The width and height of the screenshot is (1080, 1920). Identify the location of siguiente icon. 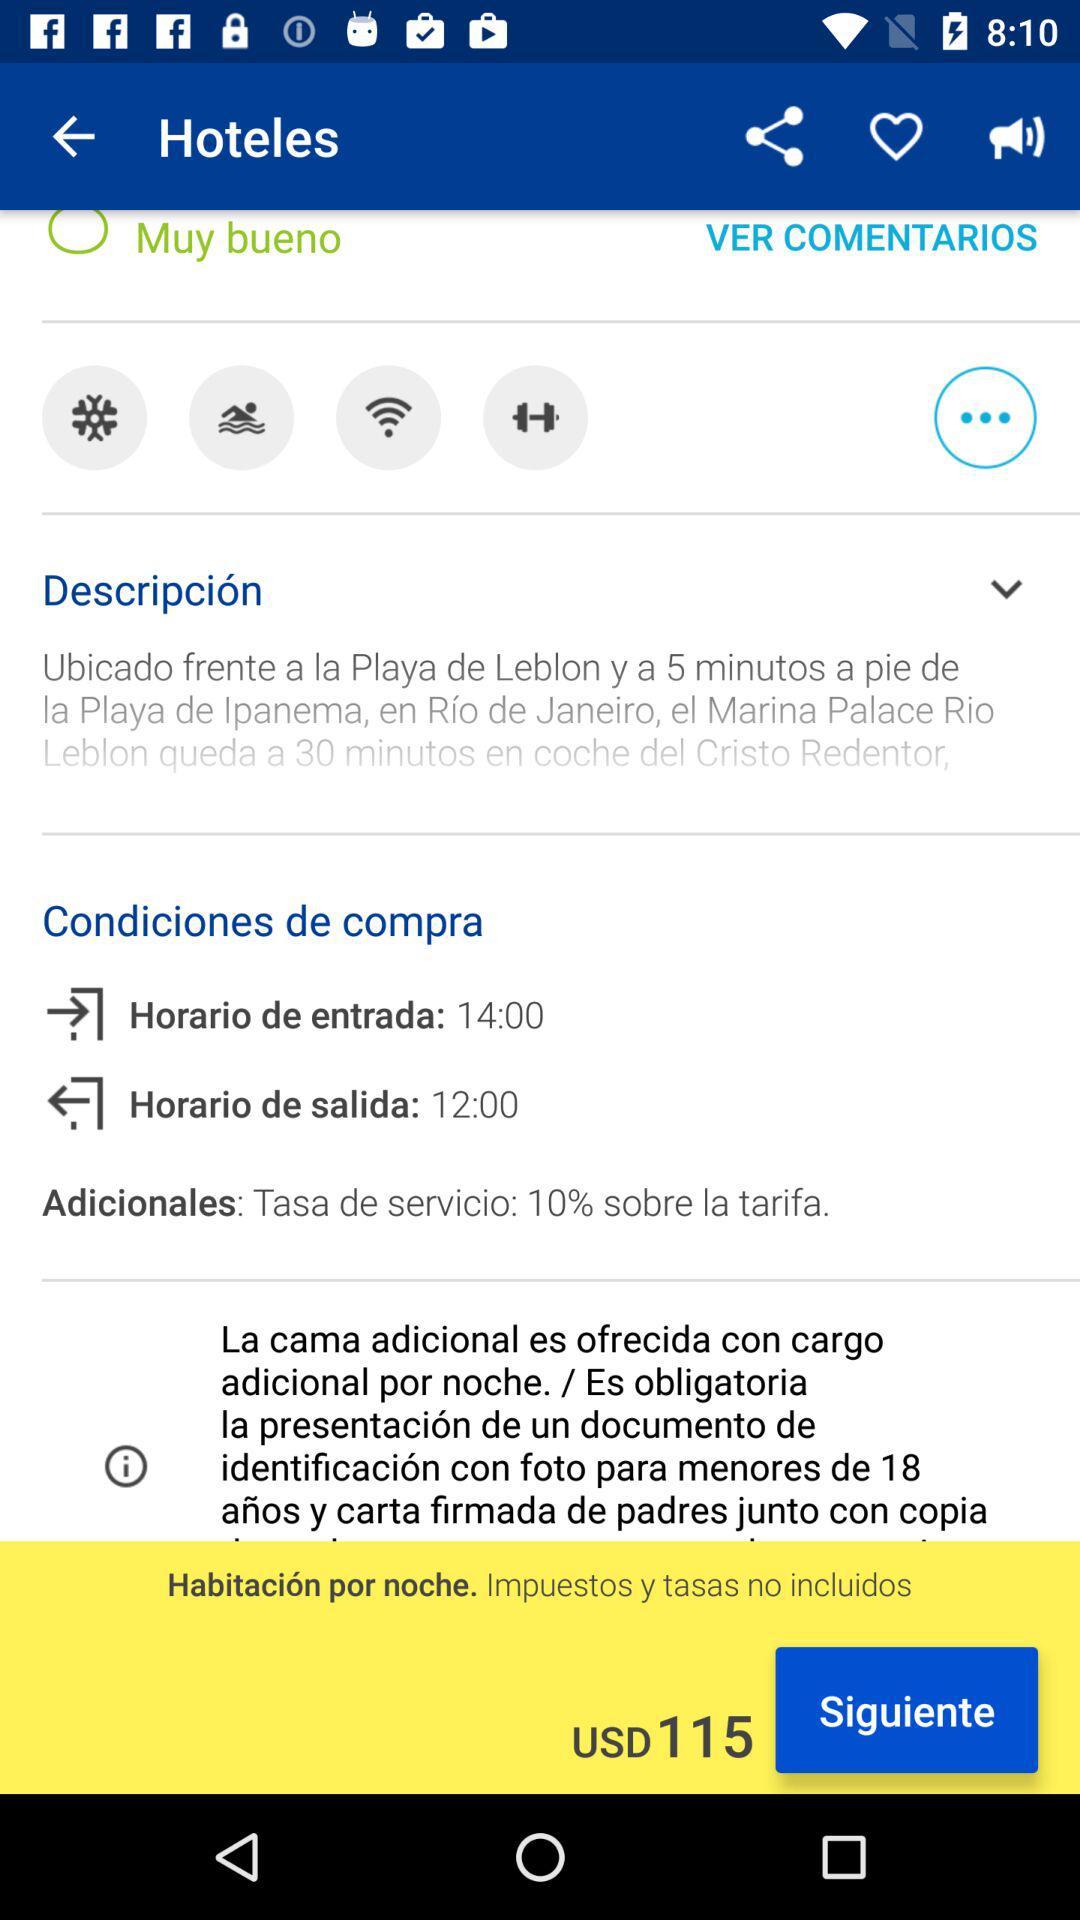
(906, 1708).